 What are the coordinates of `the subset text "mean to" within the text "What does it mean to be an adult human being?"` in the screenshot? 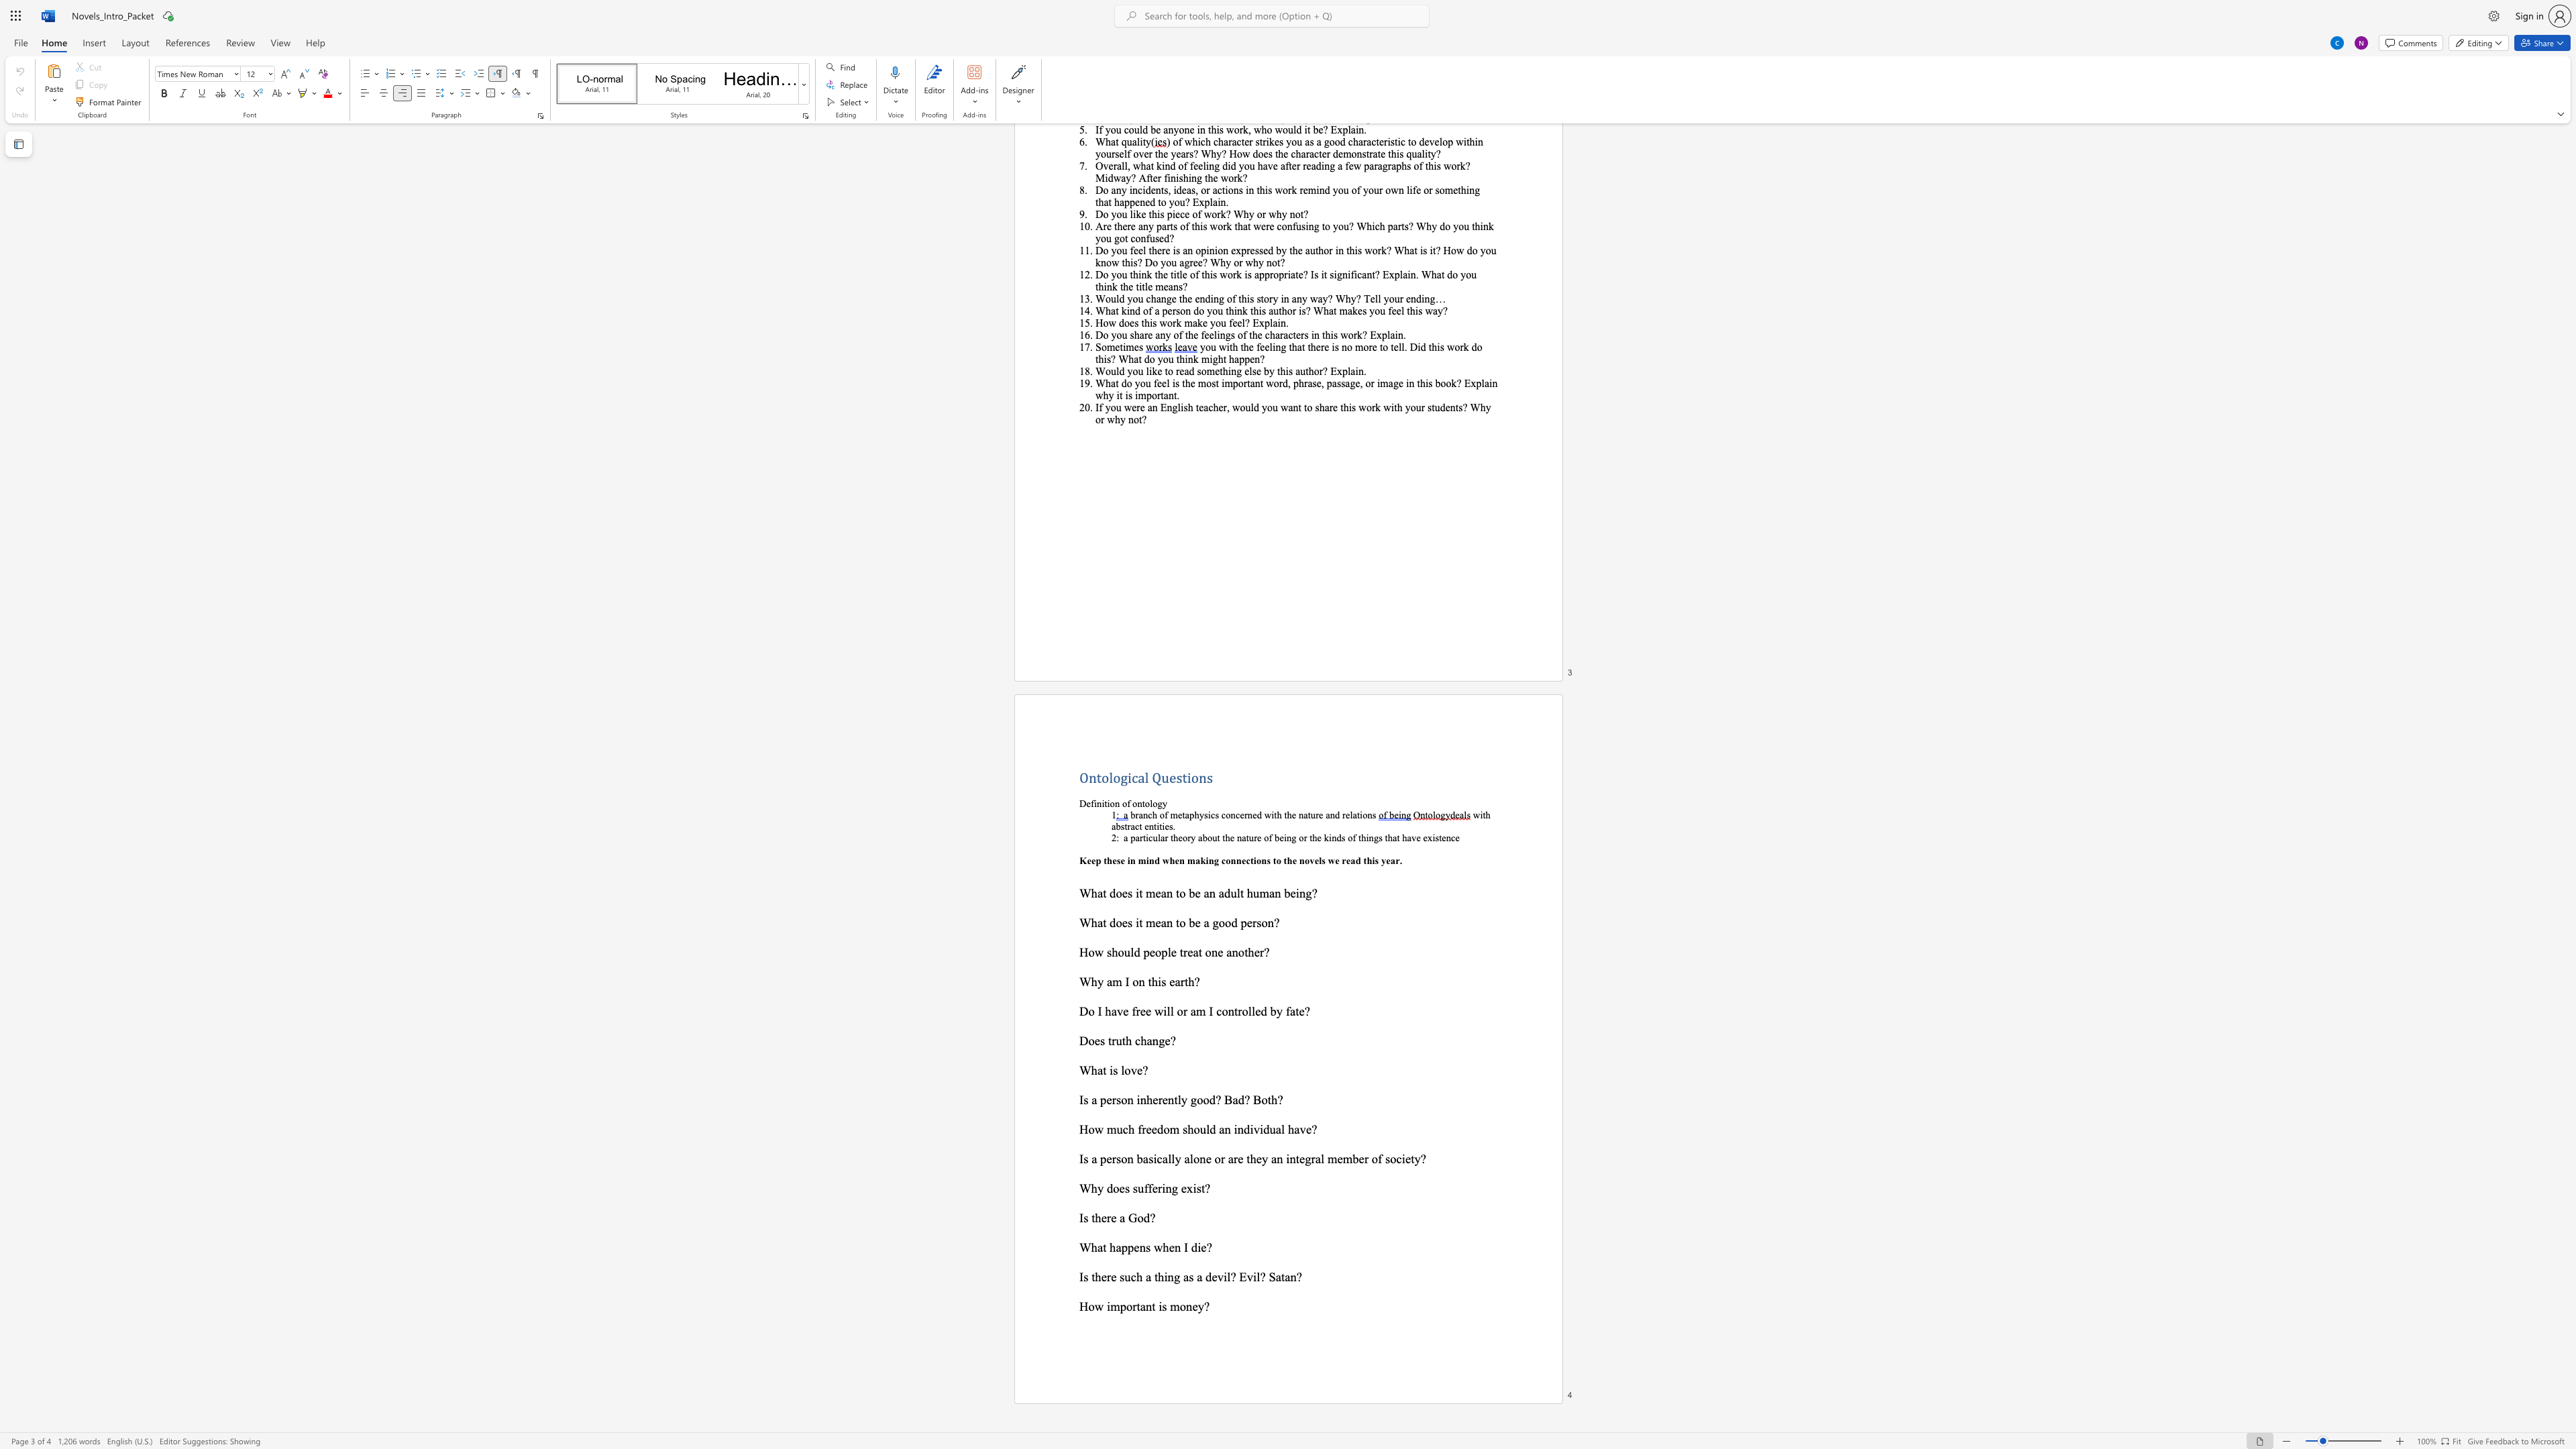 It's located at (1145, 892).